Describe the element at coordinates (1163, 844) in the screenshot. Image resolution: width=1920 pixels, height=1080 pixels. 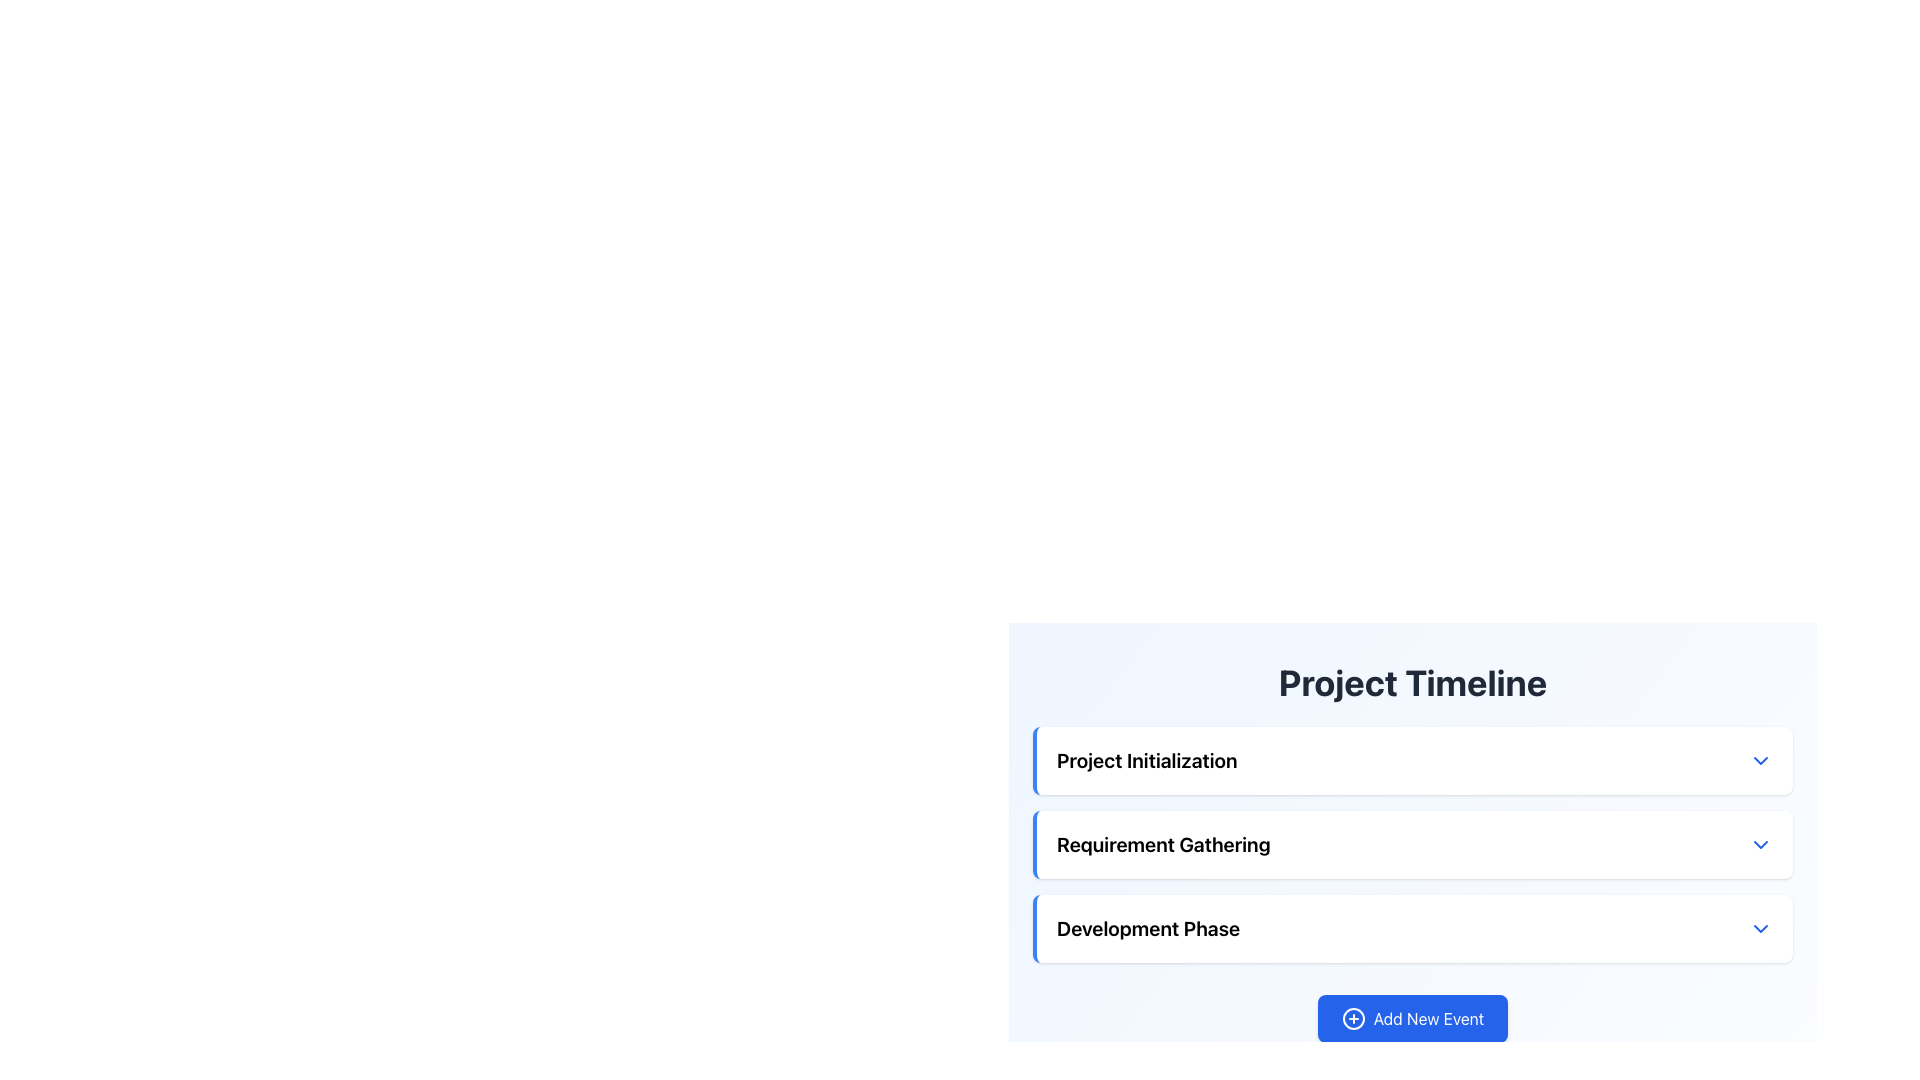
I see `the 'Requirement Gathering' text label in the 'Project Timeline' interface, which provides information about the current phase and is located between the 'Project Initialization' and 'Development Phase' headings` at that location.